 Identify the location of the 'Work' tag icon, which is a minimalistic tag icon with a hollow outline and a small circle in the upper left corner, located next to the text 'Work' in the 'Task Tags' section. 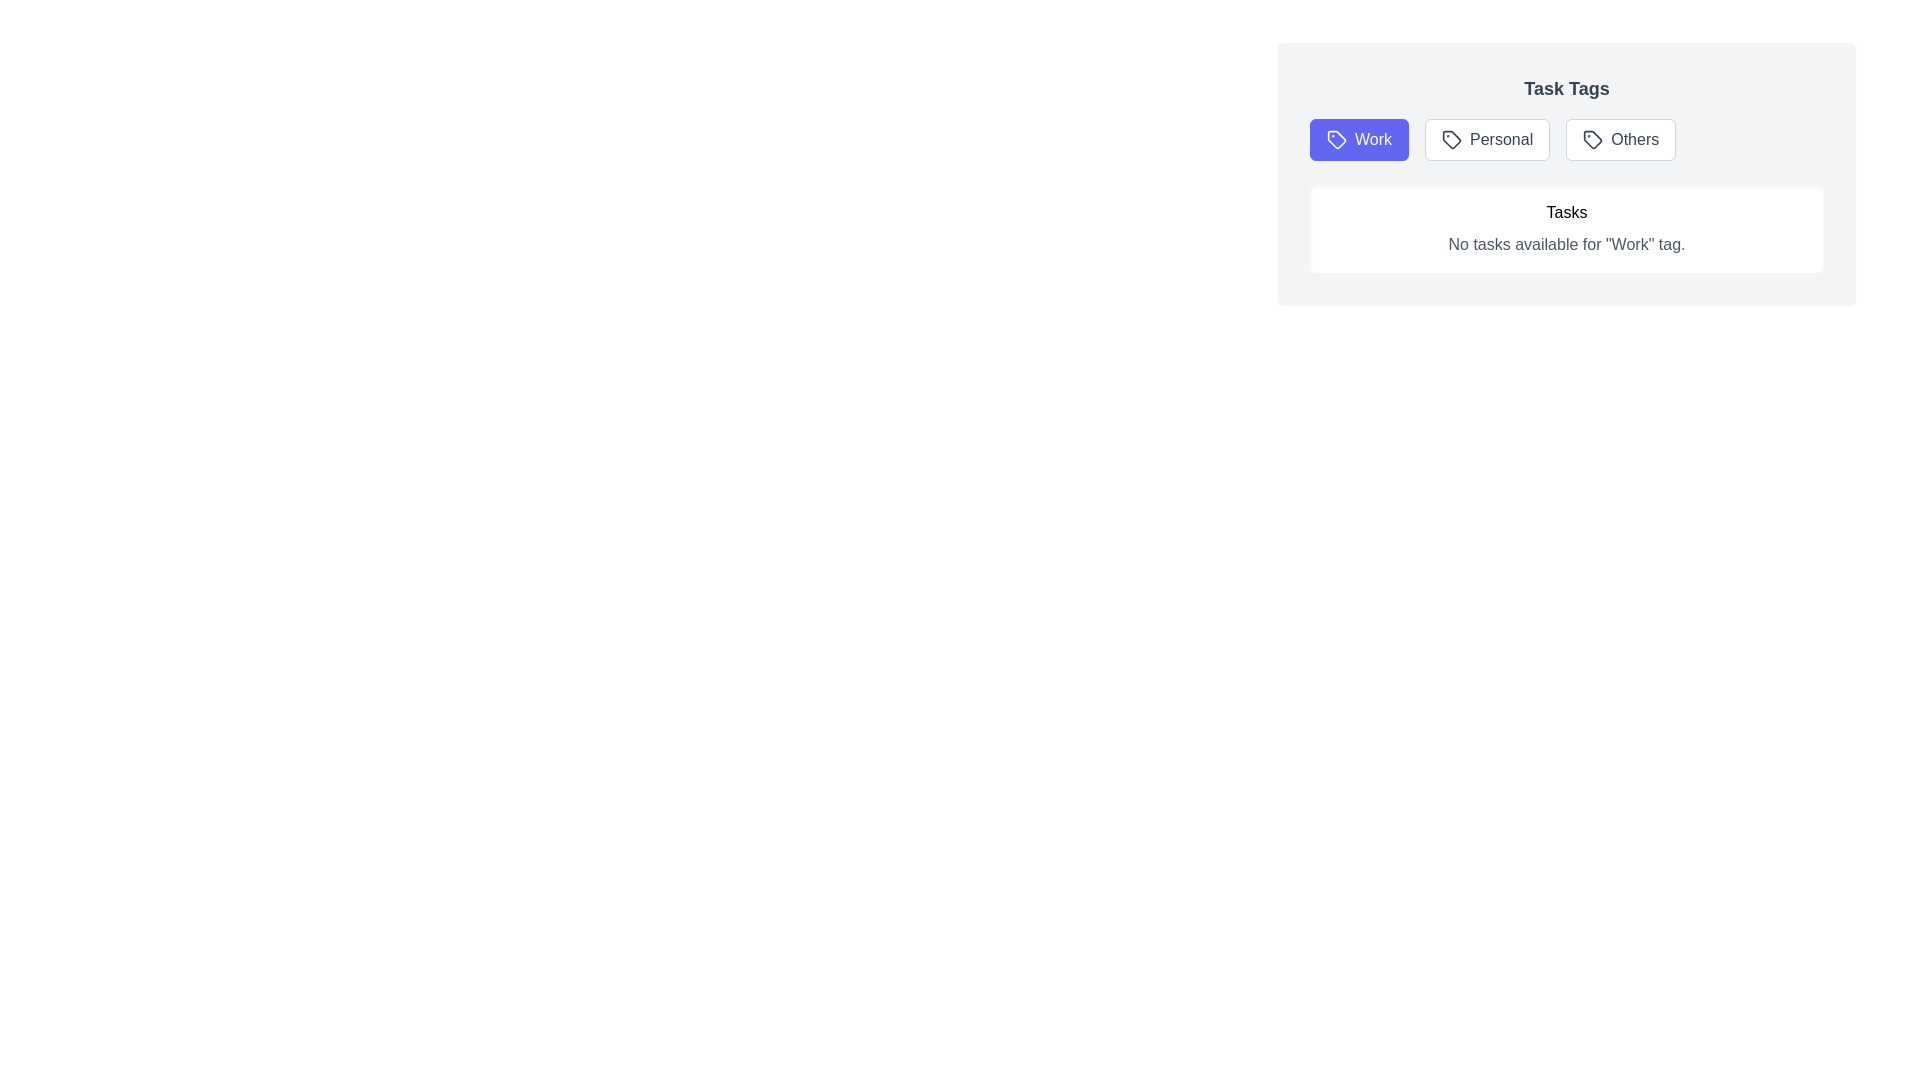
(1337, 138).